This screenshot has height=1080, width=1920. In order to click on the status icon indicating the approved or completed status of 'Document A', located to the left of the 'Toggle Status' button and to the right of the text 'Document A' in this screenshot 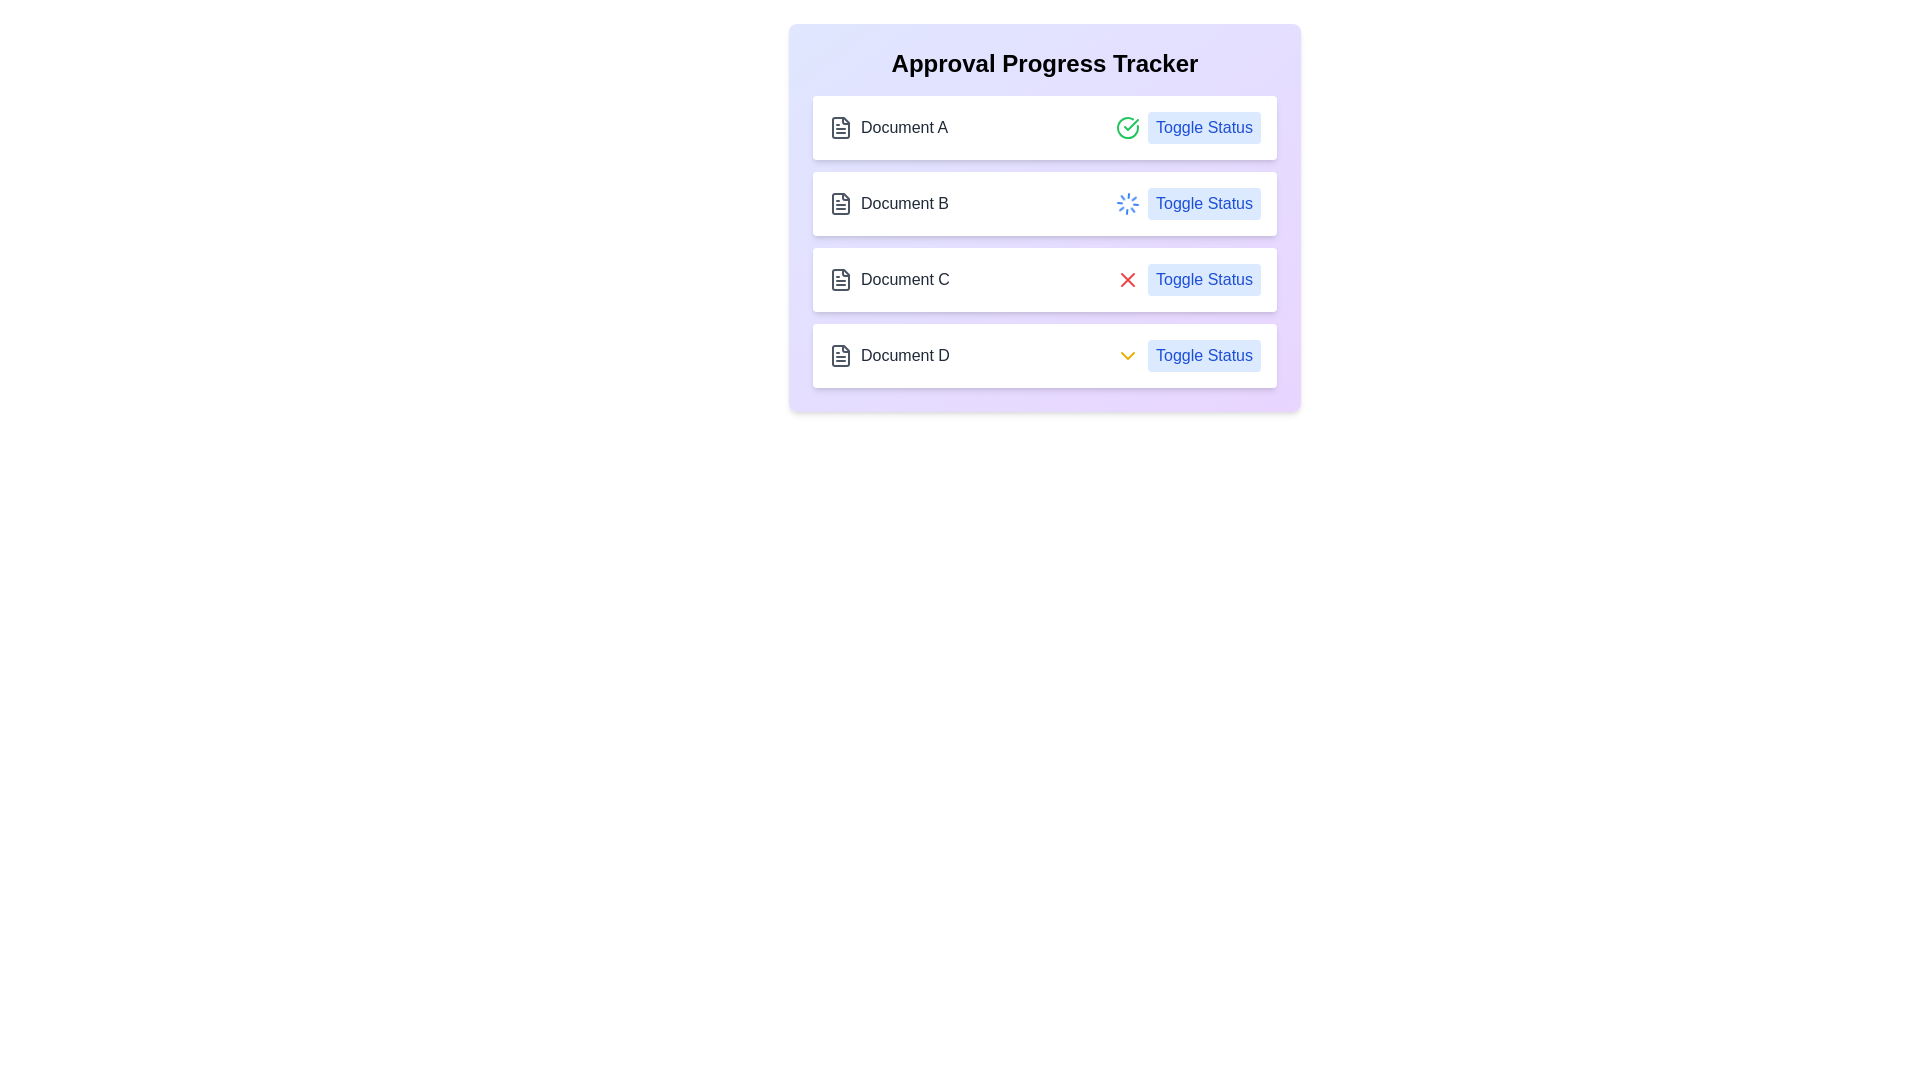, I will do `click(1128, 127)`.